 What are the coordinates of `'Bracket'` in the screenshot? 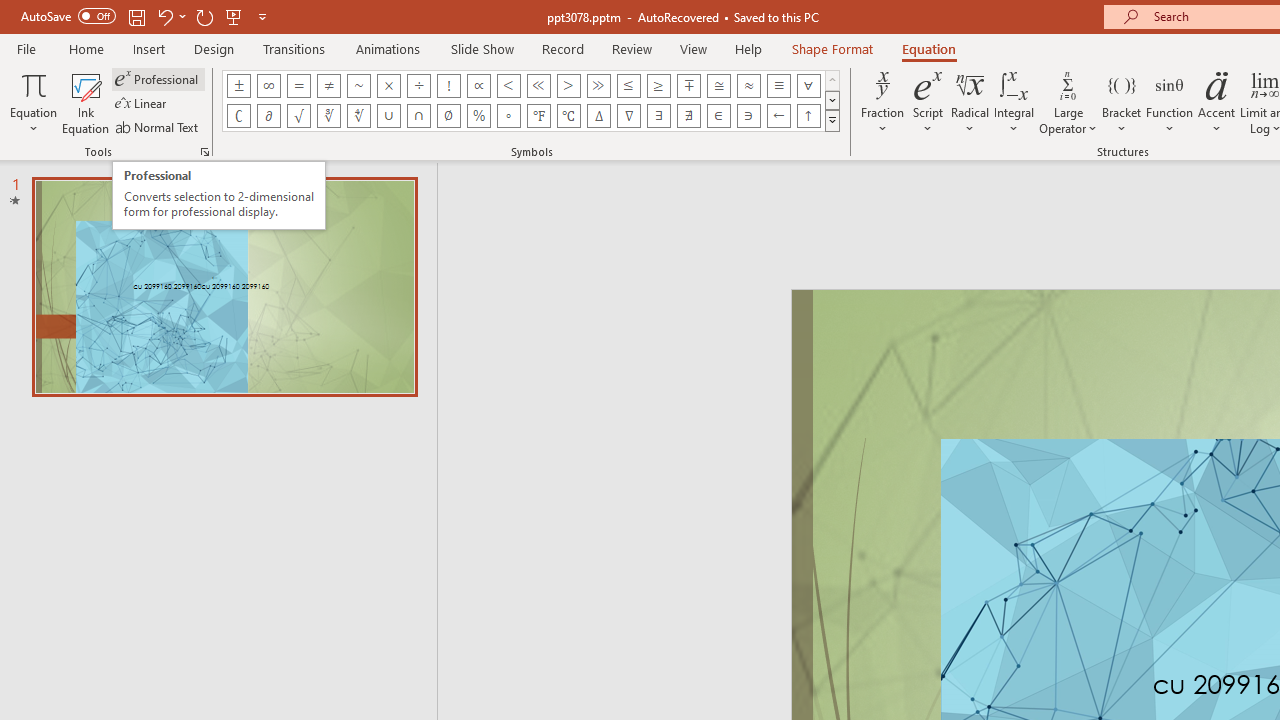 It's located at (1121, 103).